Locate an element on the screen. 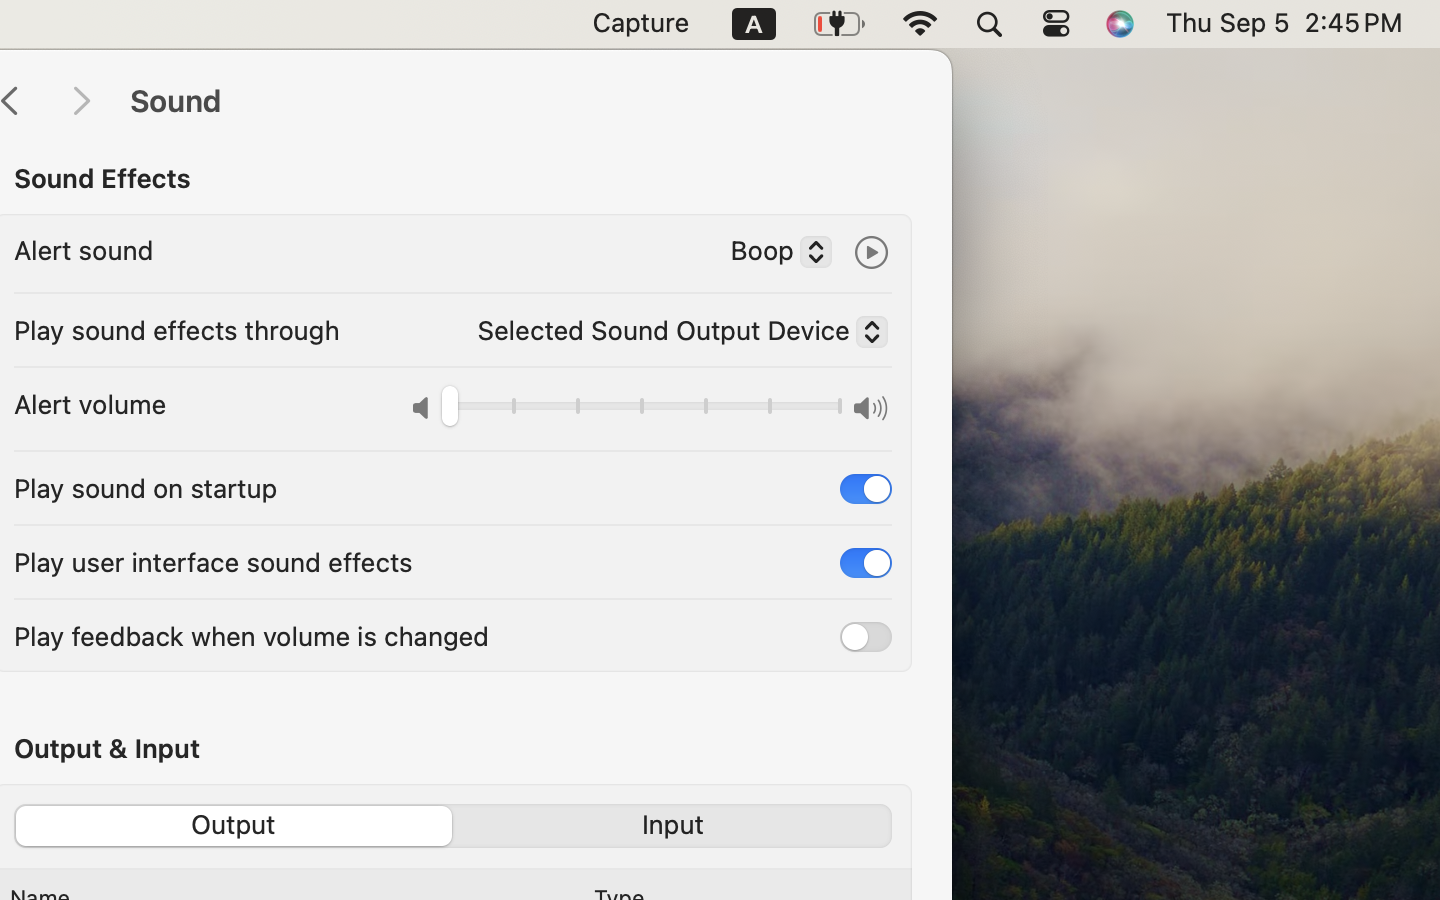 The width and height of the screenshot is (1440, 900). 'Alert sound' is located at coordinates (83, 249).